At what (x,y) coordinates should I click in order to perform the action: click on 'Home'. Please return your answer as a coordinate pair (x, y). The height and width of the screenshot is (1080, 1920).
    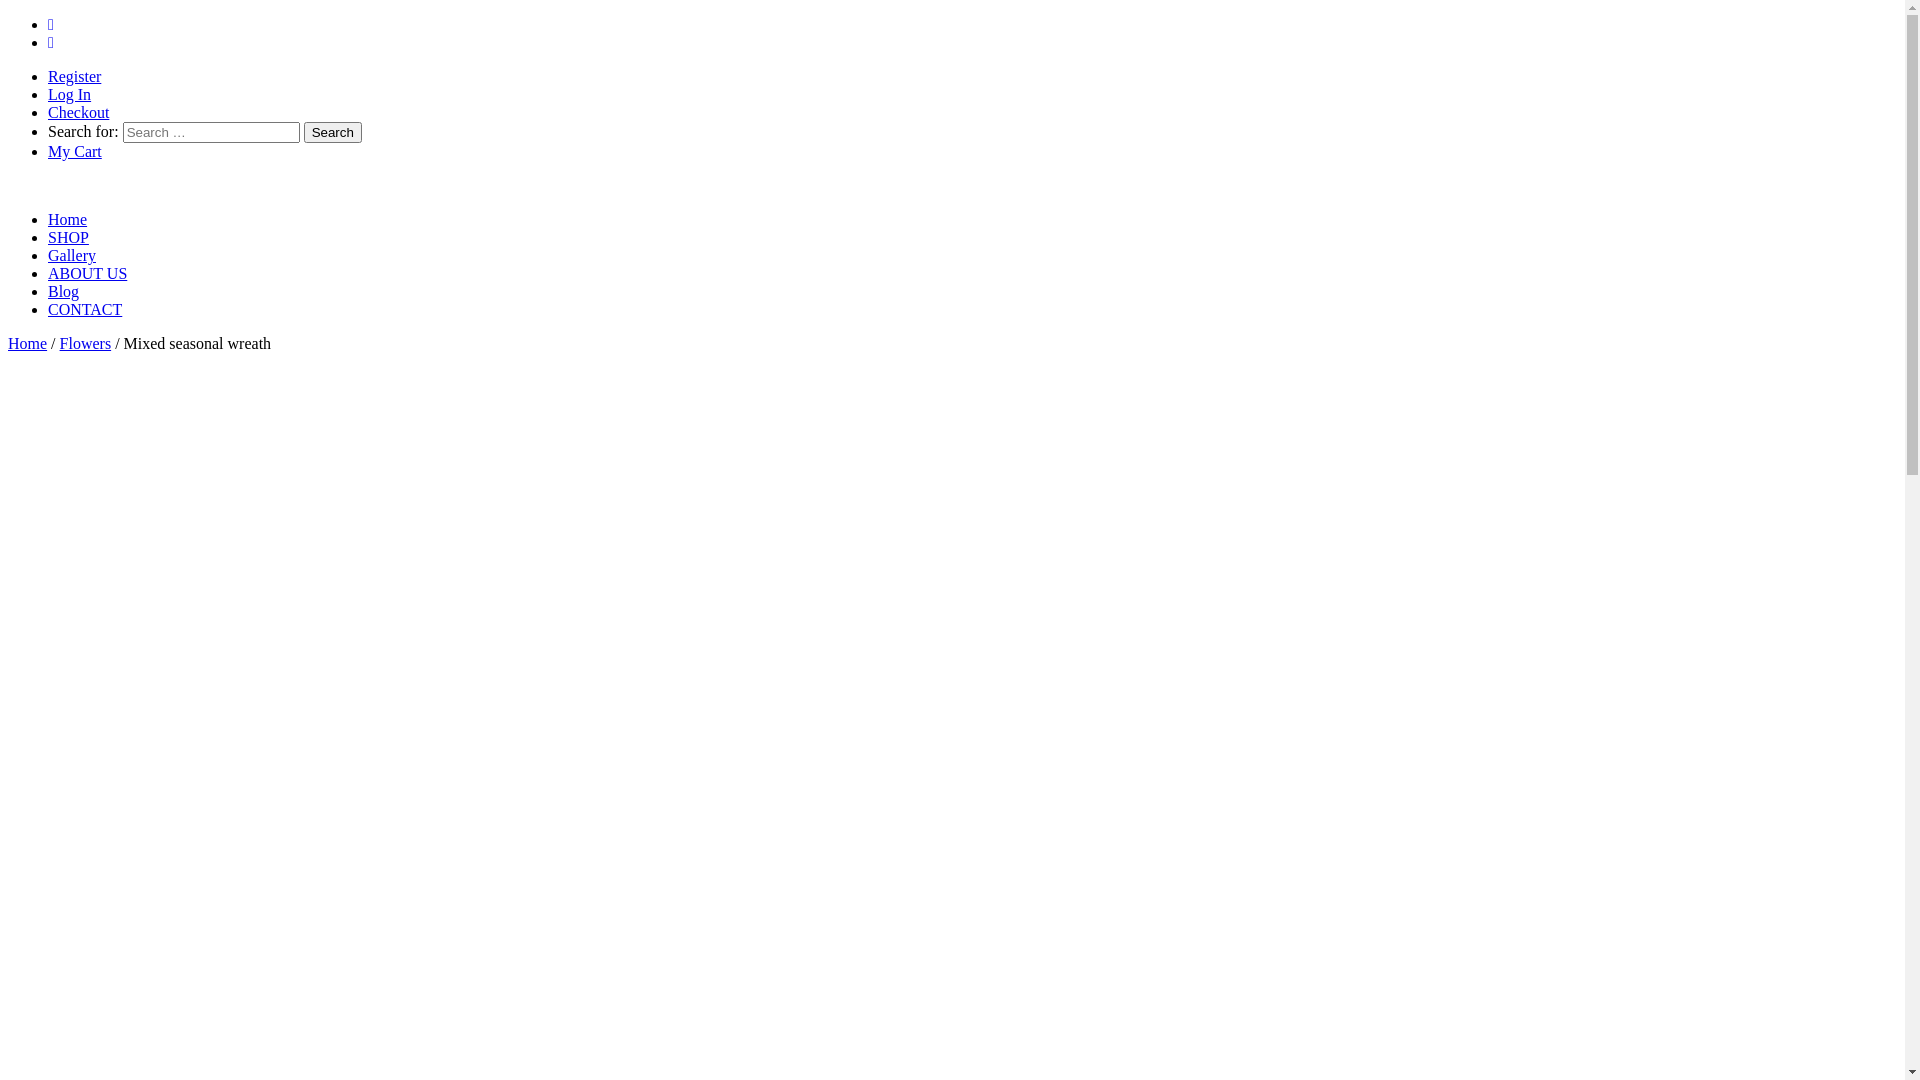
    Looking at the image, I should click on (27, 342).